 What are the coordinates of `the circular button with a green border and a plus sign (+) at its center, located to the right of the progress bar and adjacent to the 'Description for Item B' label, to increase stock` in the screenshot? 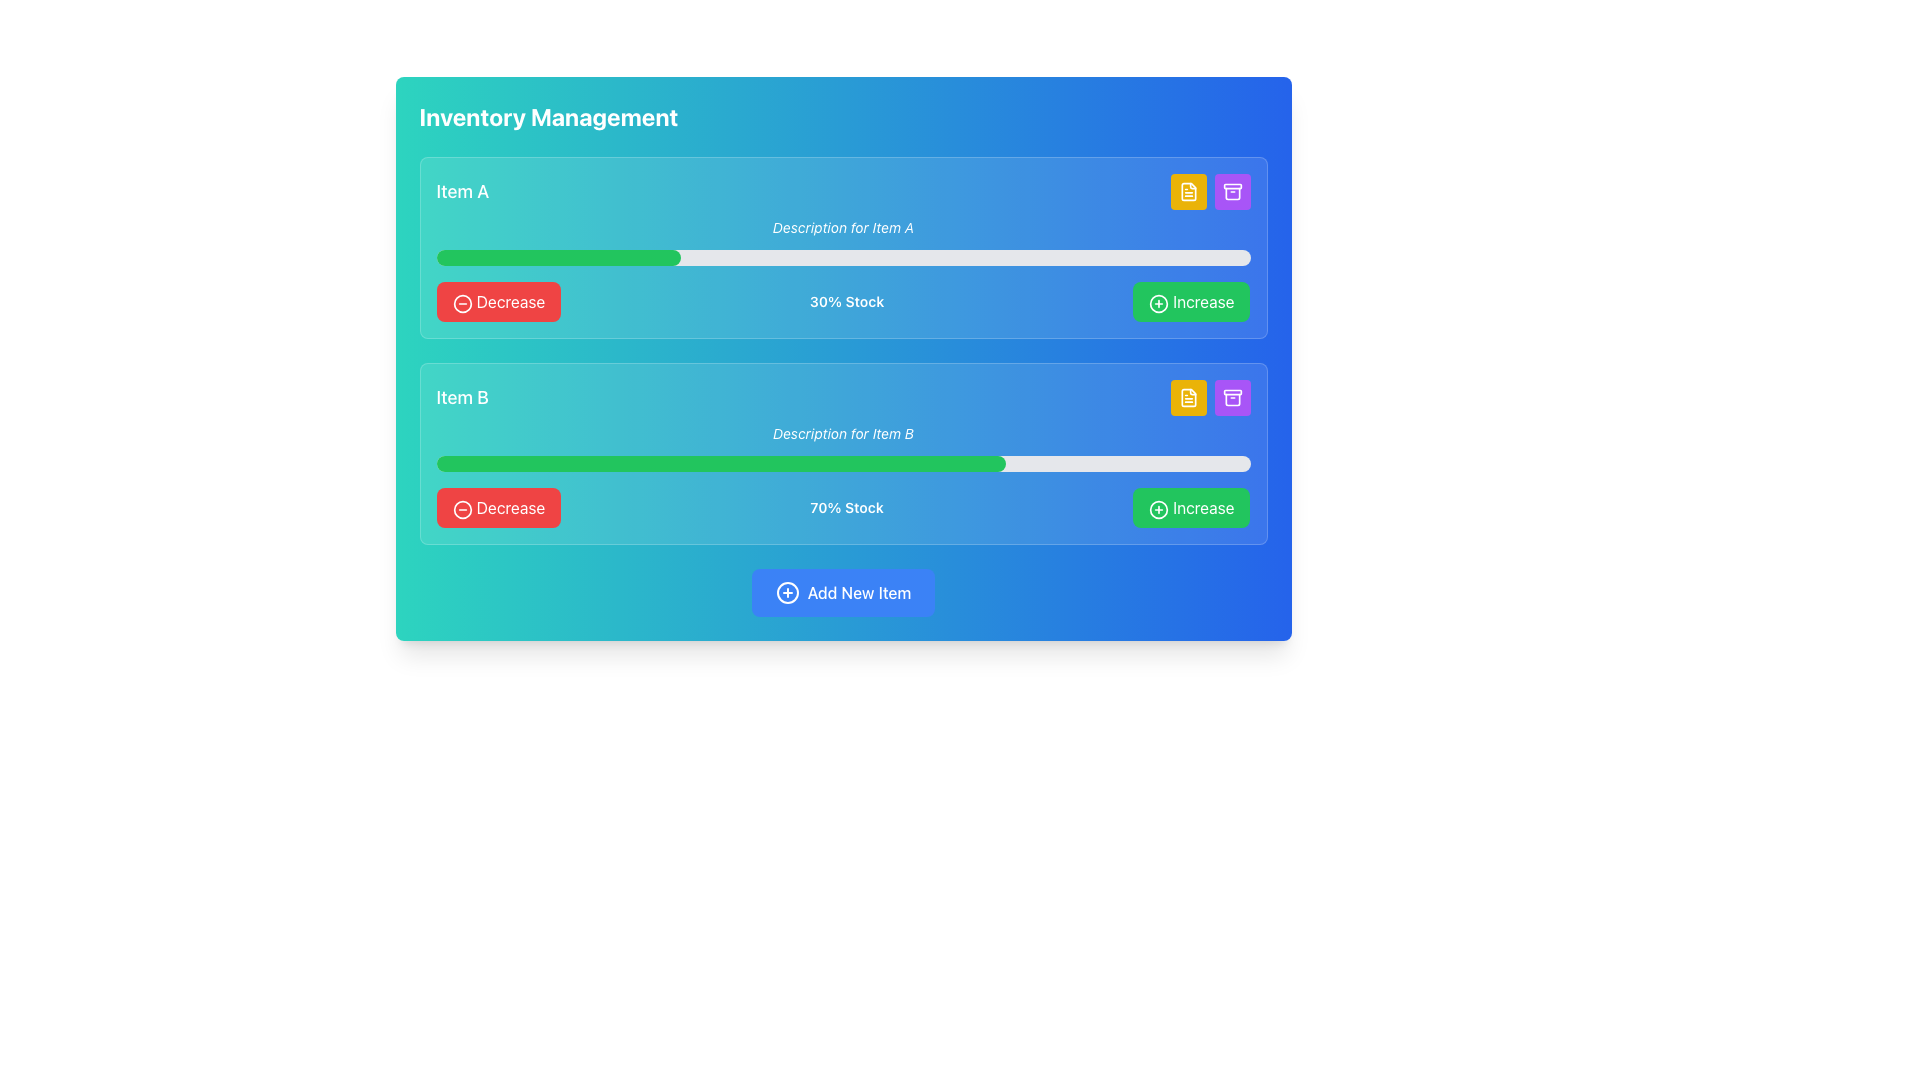 It's located at (1158, 303).